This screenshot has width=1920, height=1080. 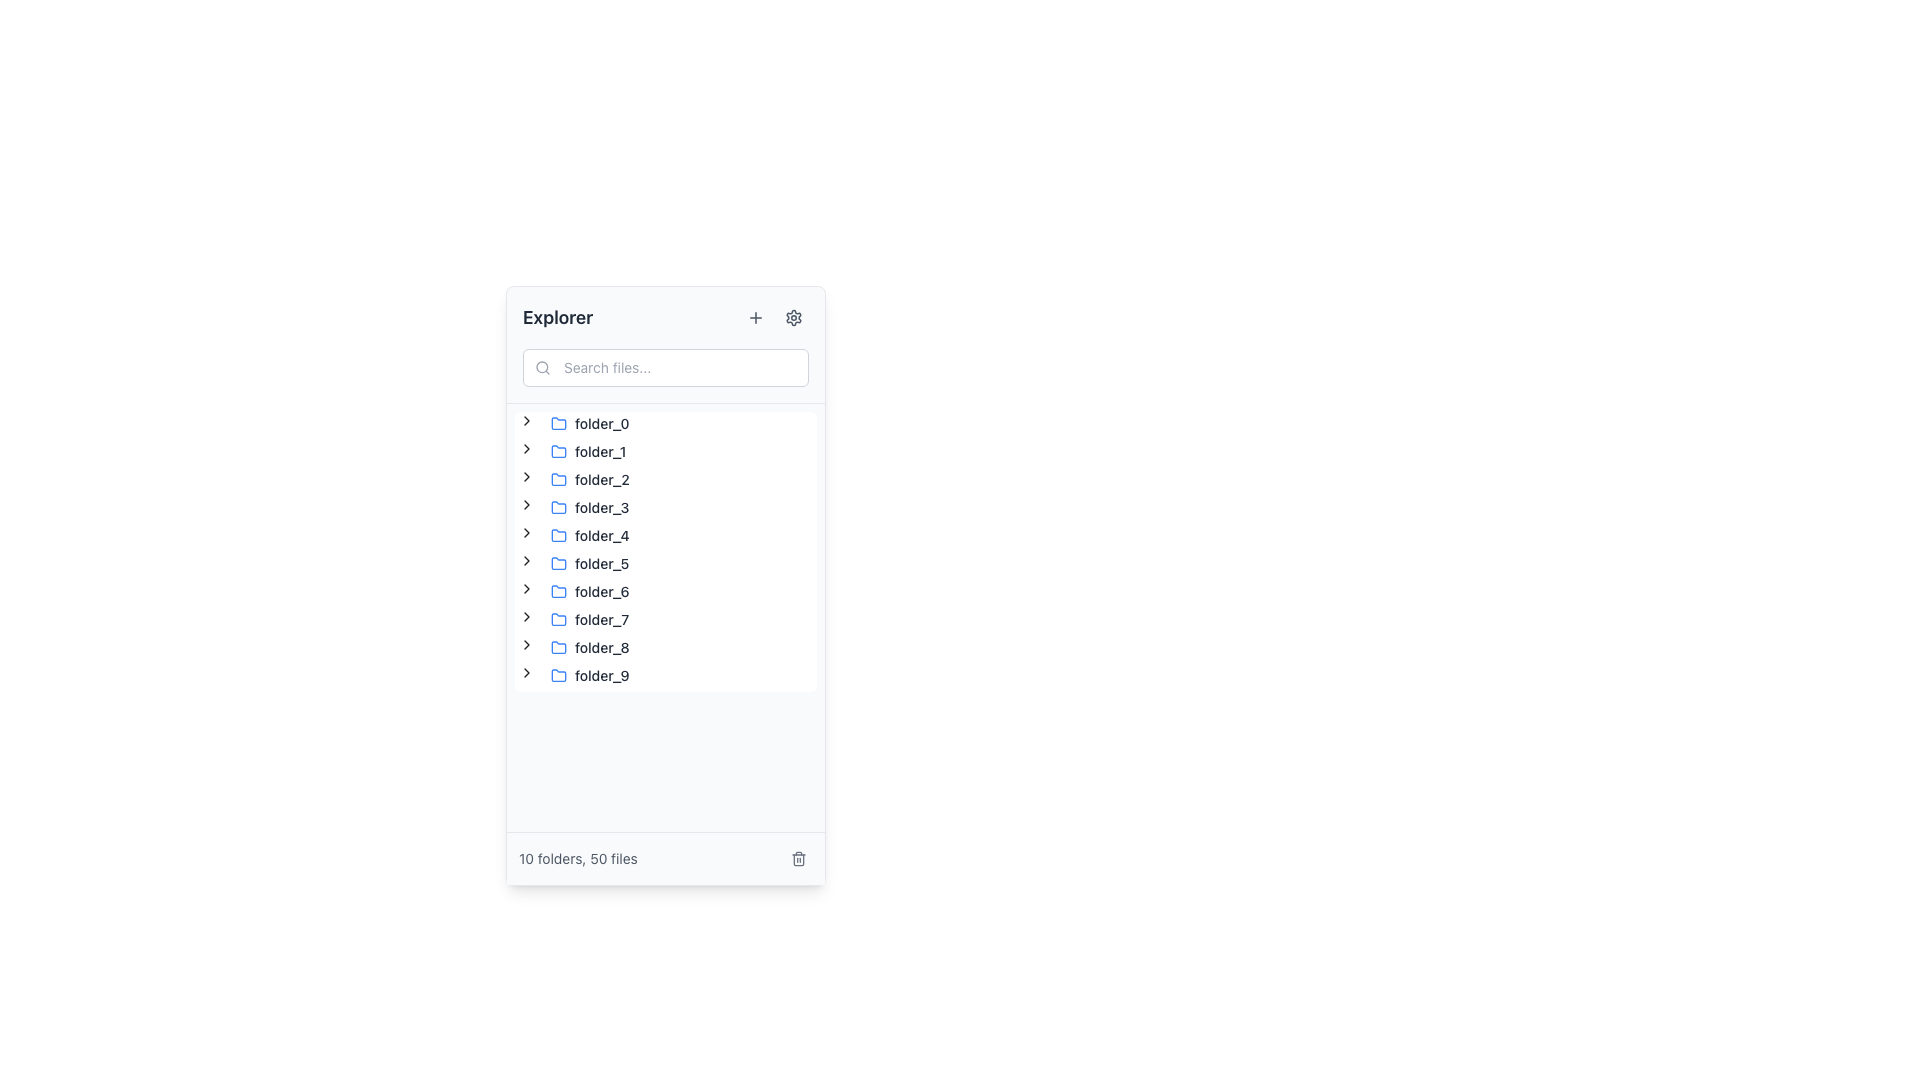 I want to click on the folder icon for 'folder_4' in the Explorer panel, so click(x=558, y=535).